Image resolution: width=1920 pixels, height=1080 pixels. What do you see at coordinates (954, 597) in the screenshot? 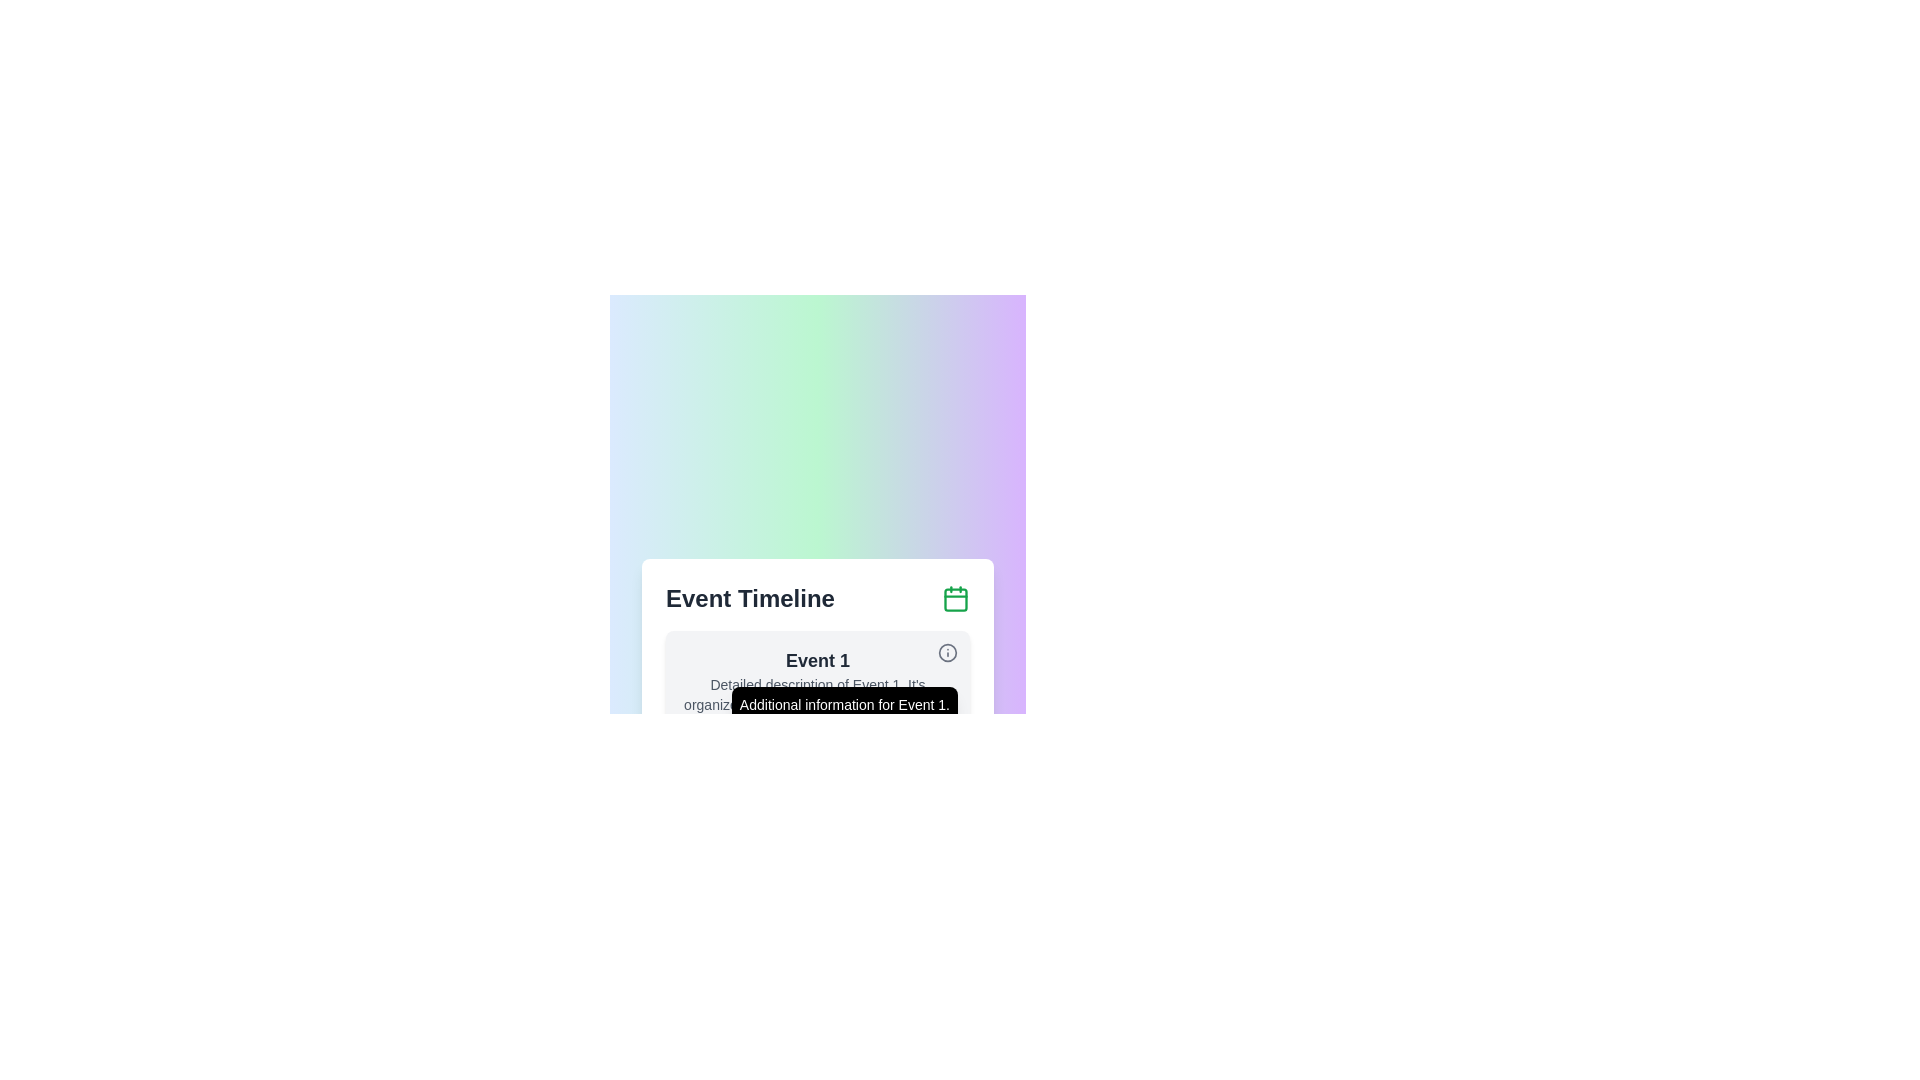
I see `the green calendar icon located in the top-right area of the 'Event Timeline' section` at bounding box center [954, 597].